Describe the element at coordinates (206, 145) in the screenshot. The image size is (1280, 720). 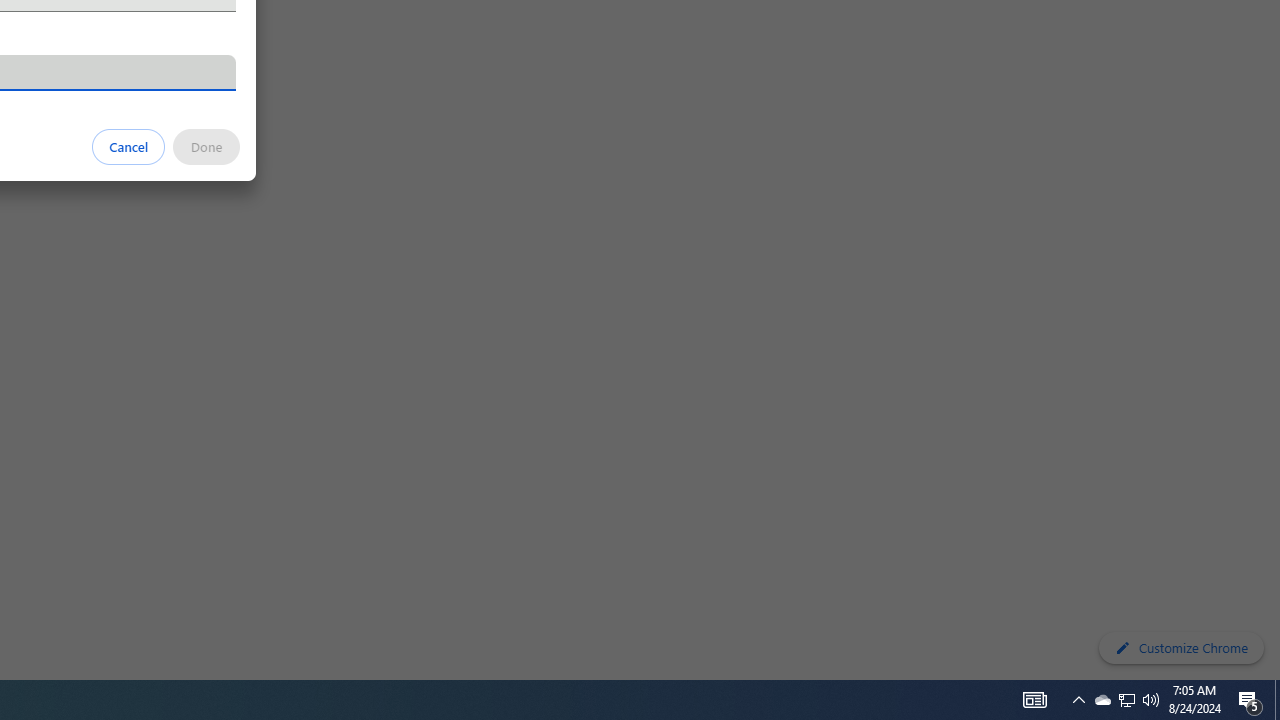
I see `'Done'` at that location.